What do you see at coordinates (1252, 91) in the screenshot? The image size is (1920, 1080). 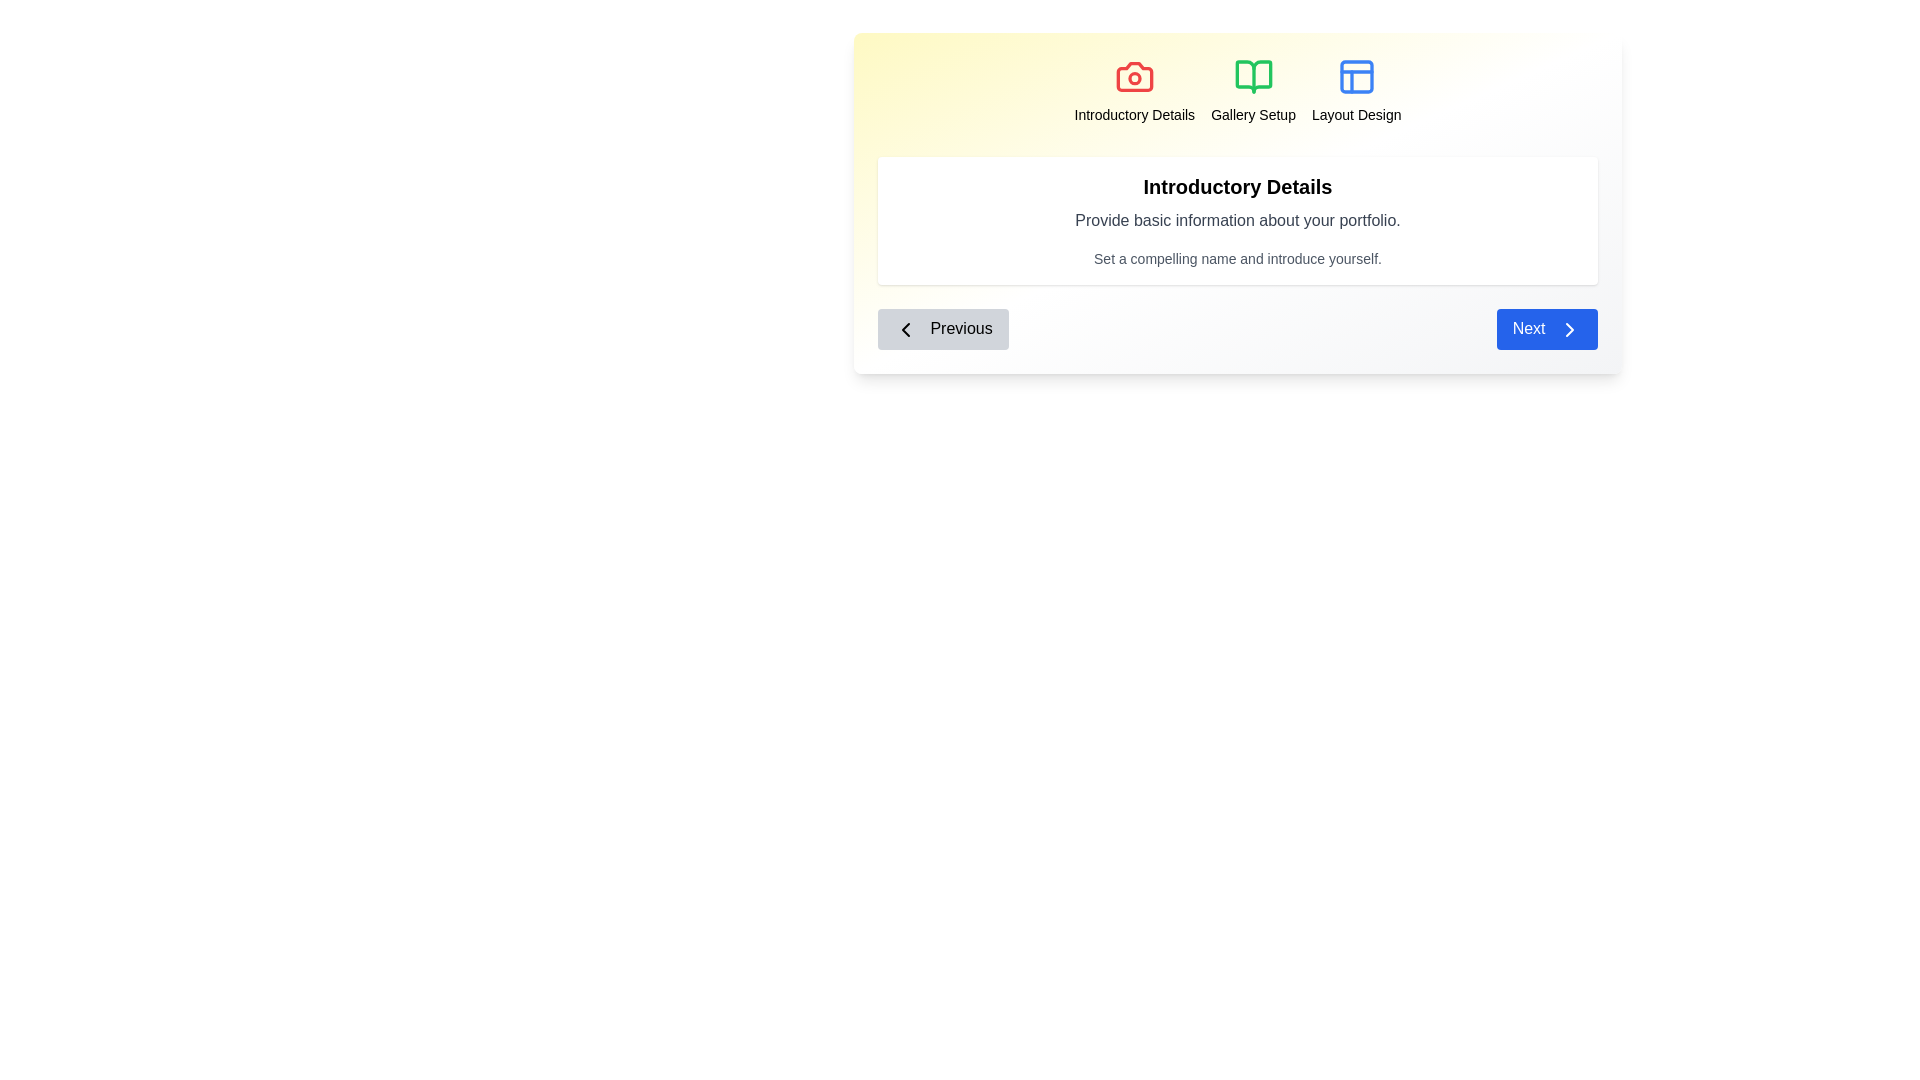 I see `the 'Gallery Setup' navigation link, which features a green open book icon followed by the text 'Gallery Setup' centered below it` at bounding box center [1252, 91].